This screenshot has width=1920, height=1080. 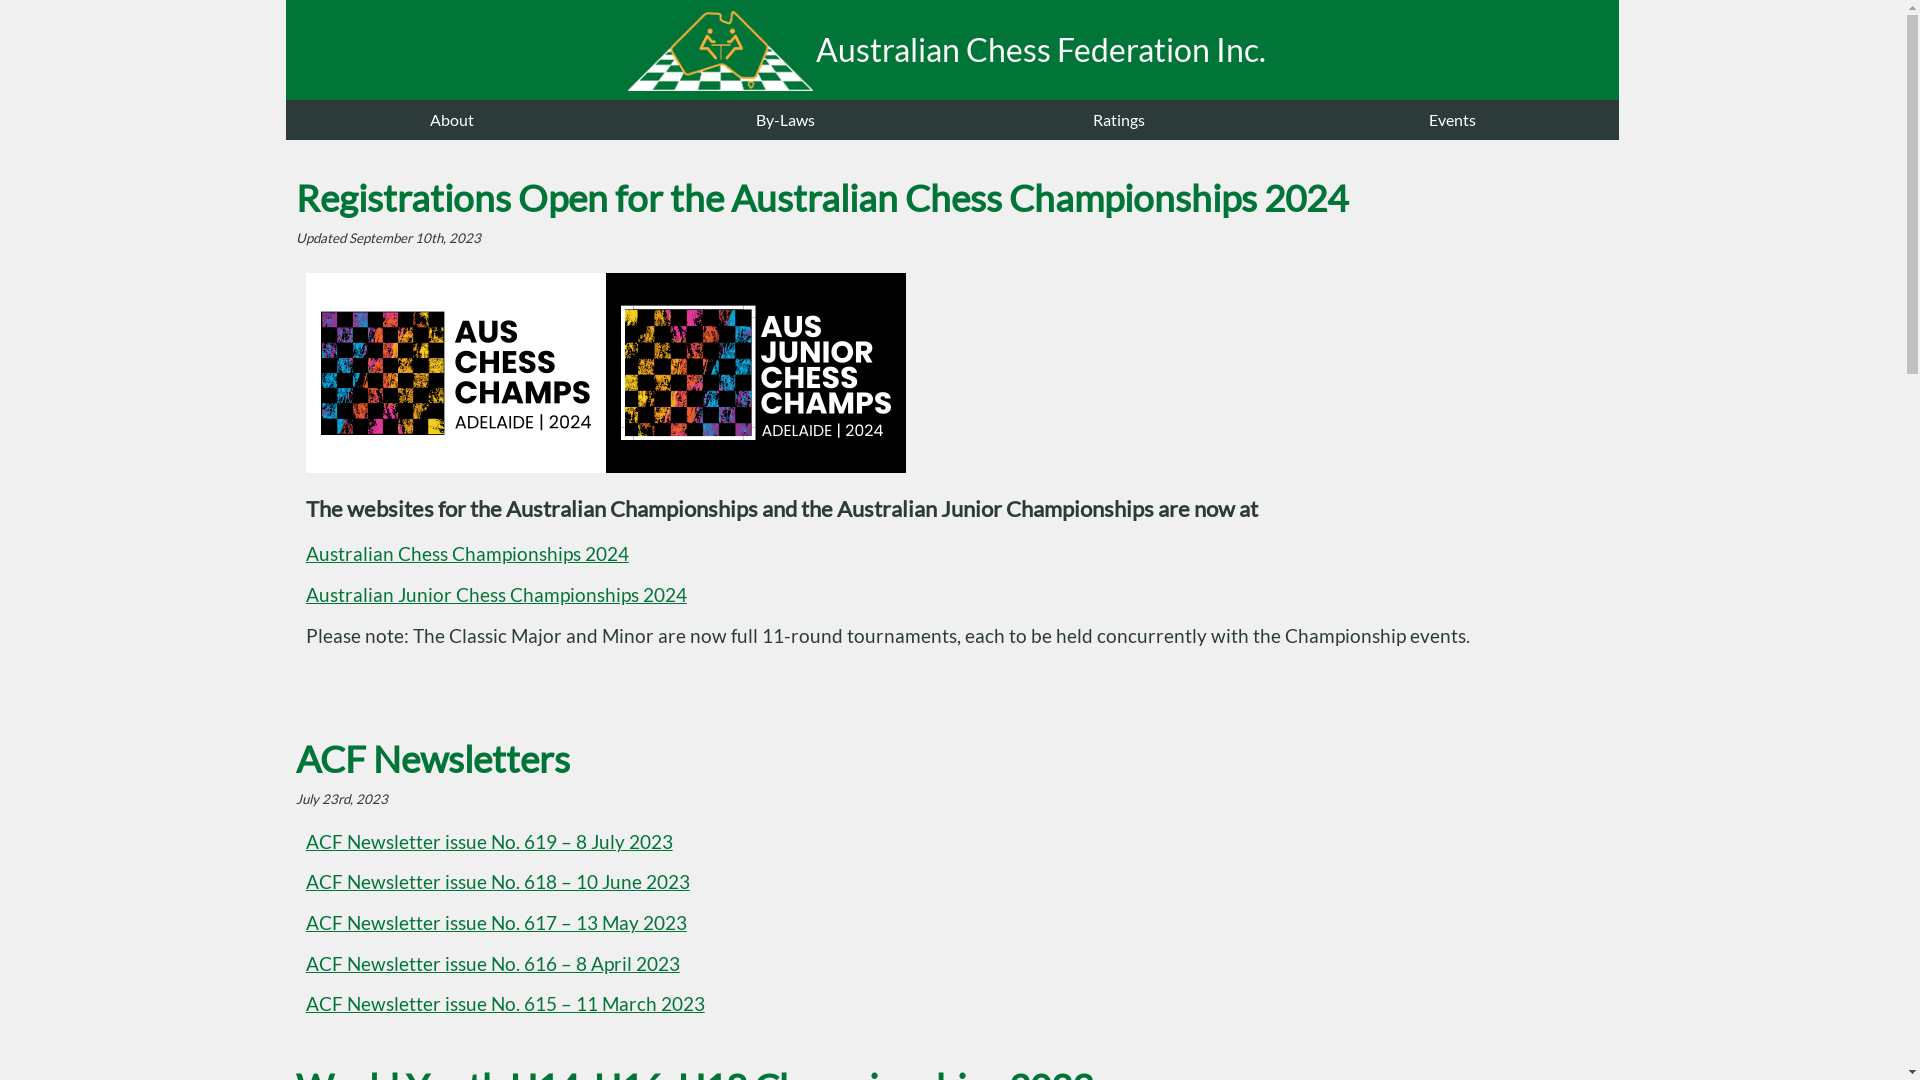 I want to click on 'Australian Chess Championships 2024', so click(x=466, y=554).